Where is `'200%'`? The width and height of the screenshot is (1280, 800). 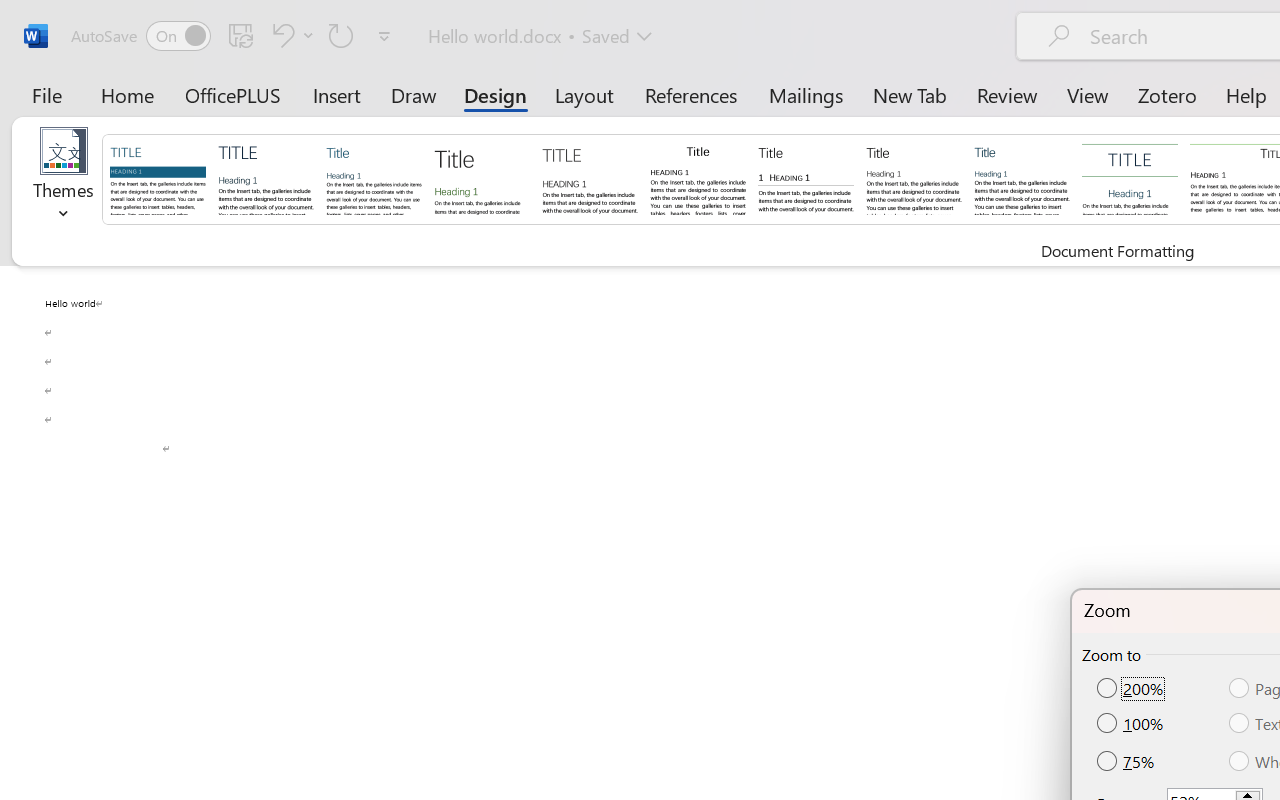 '200%' is located at coordinates (1132, 689).